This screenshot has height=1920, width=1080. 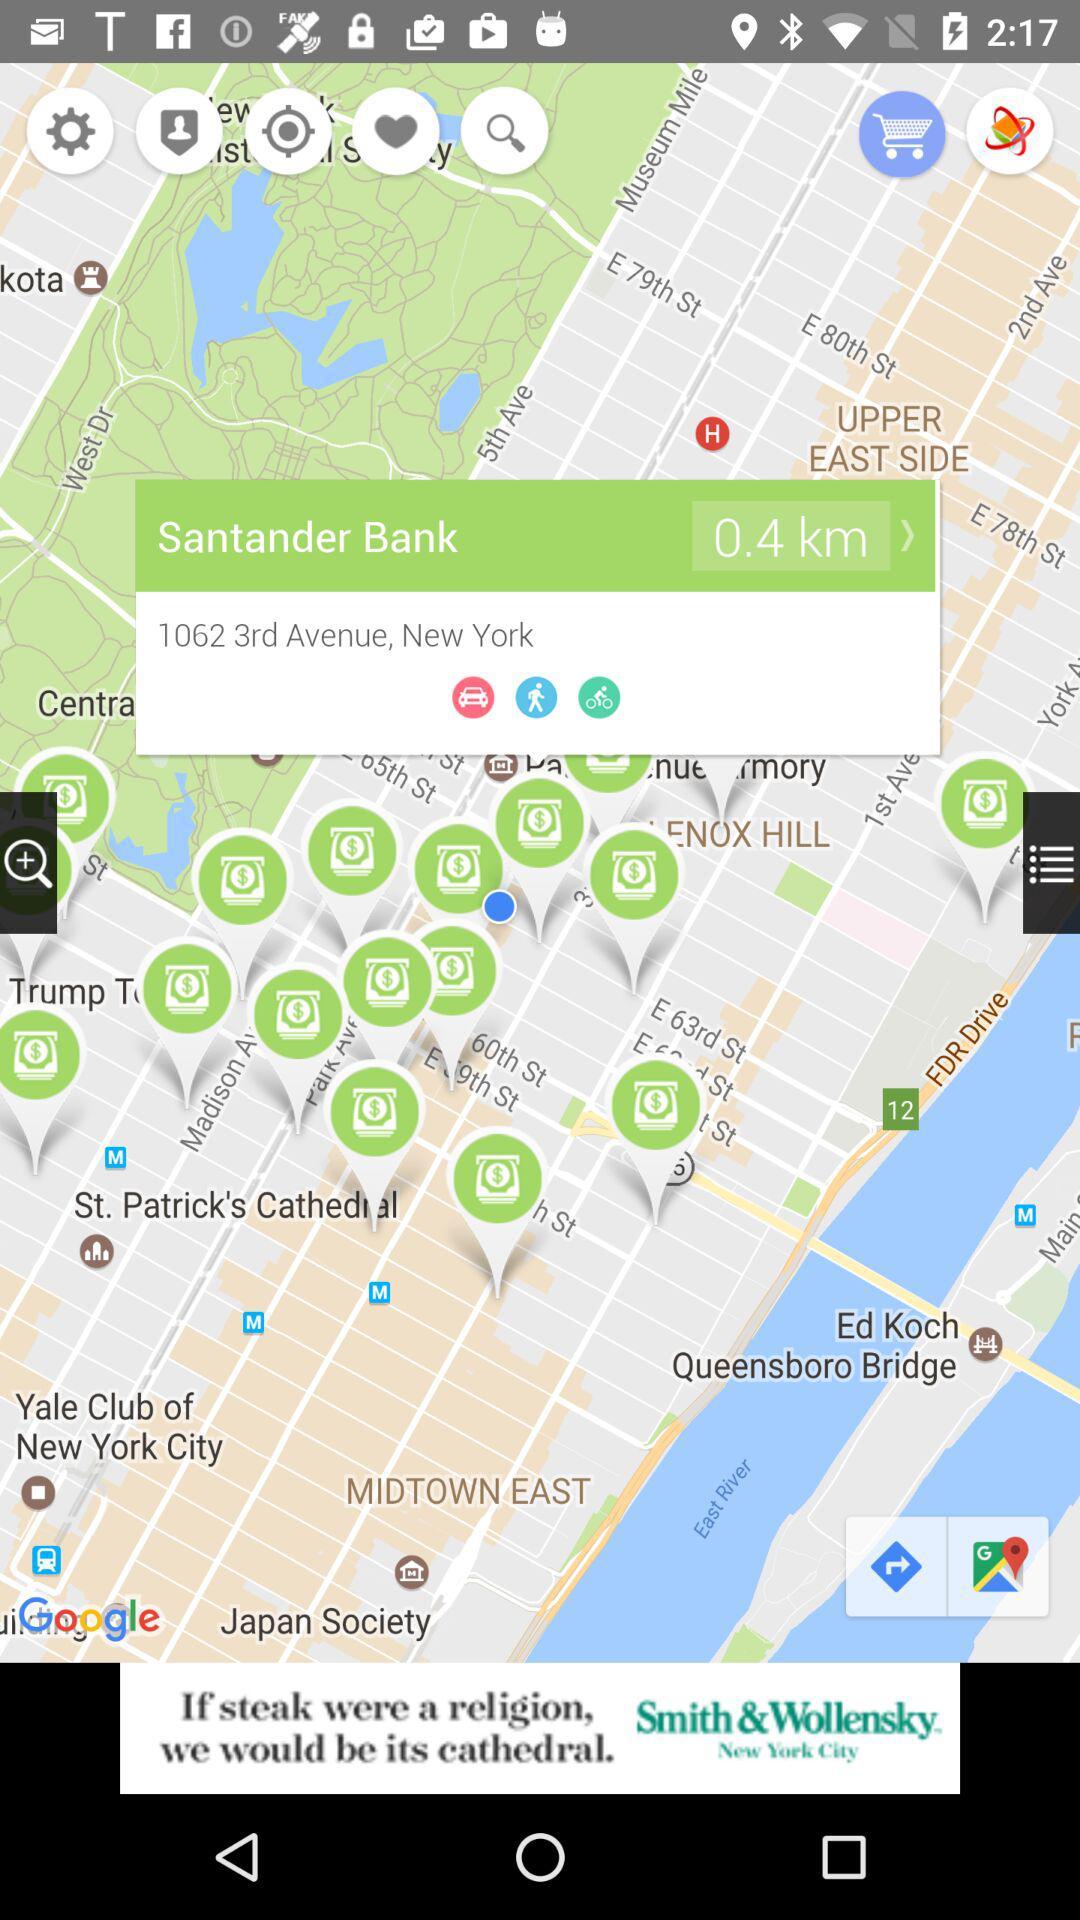 I want to click on rotate the map view, so click(x=1009, y=132).